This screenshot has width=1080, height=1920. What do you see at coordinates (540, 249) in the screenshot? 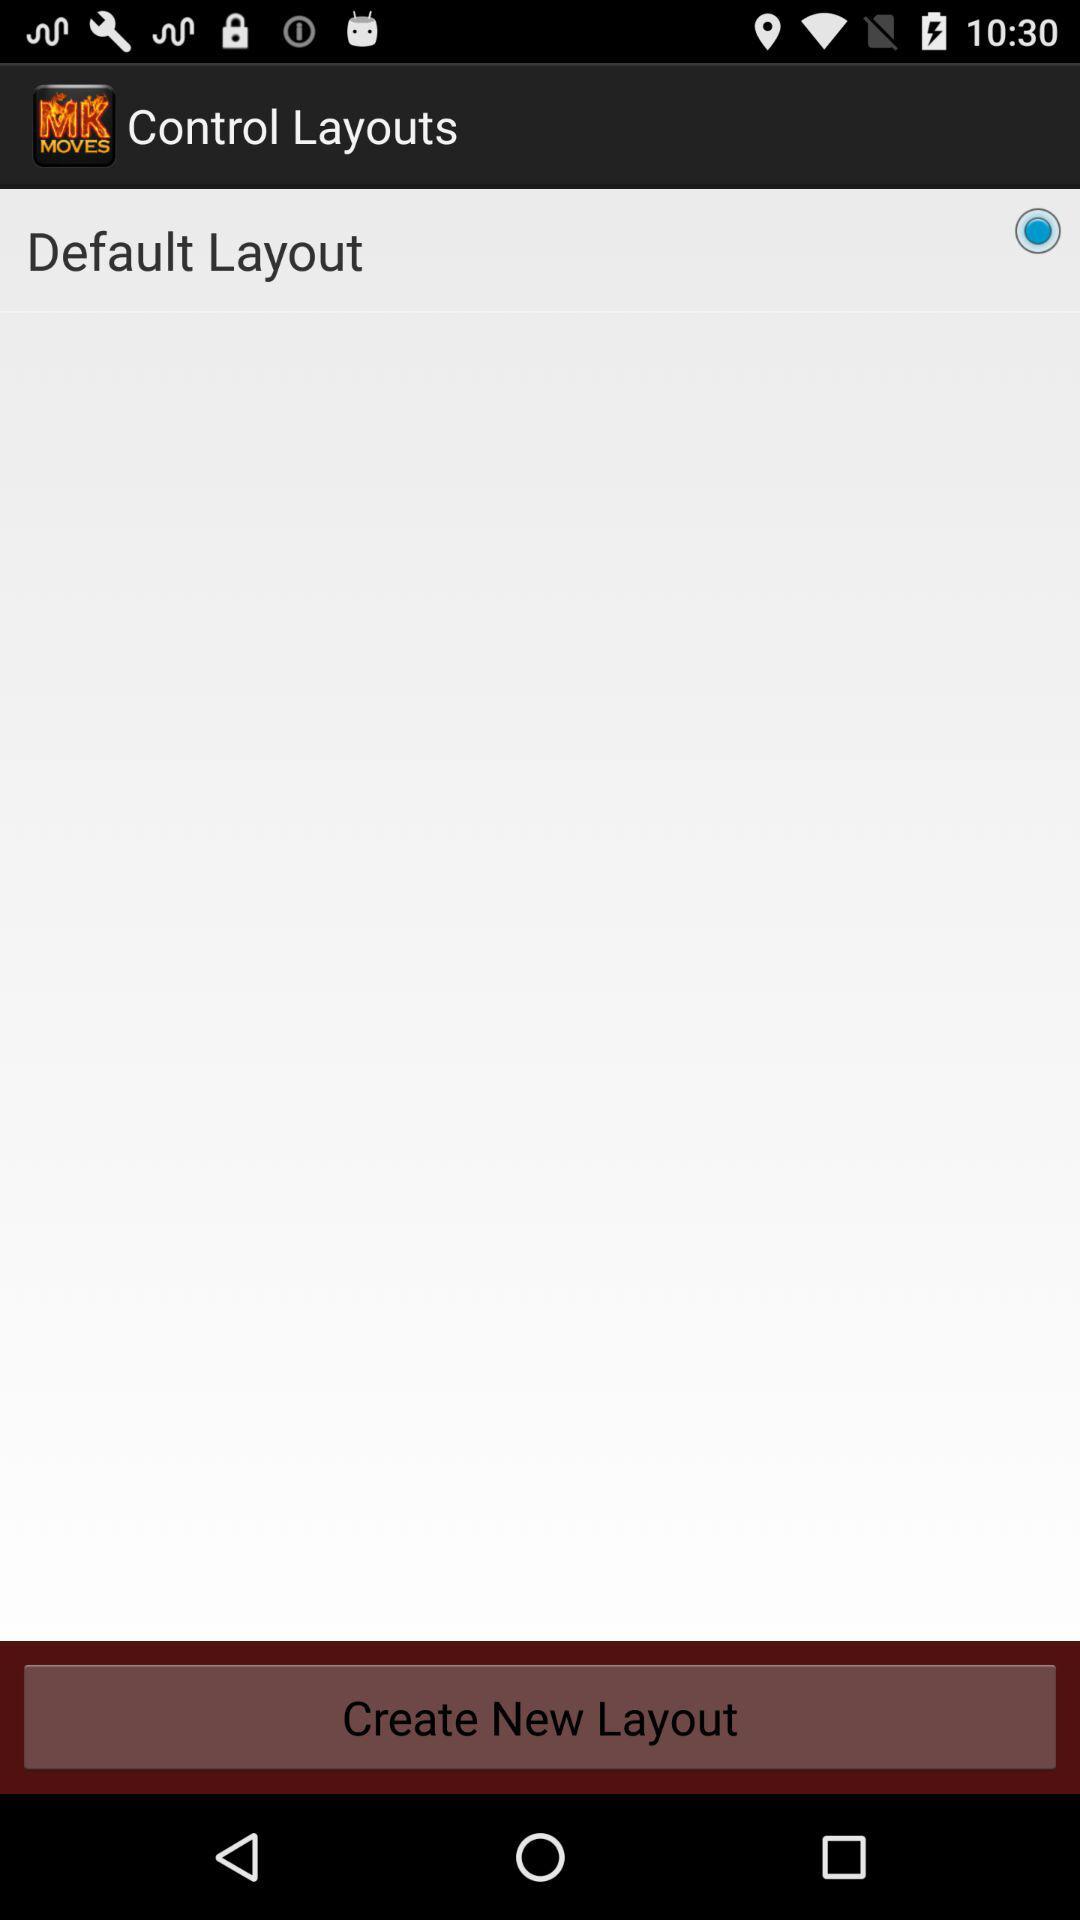
I see `the default layout icon` at bounding box center [540, 249].